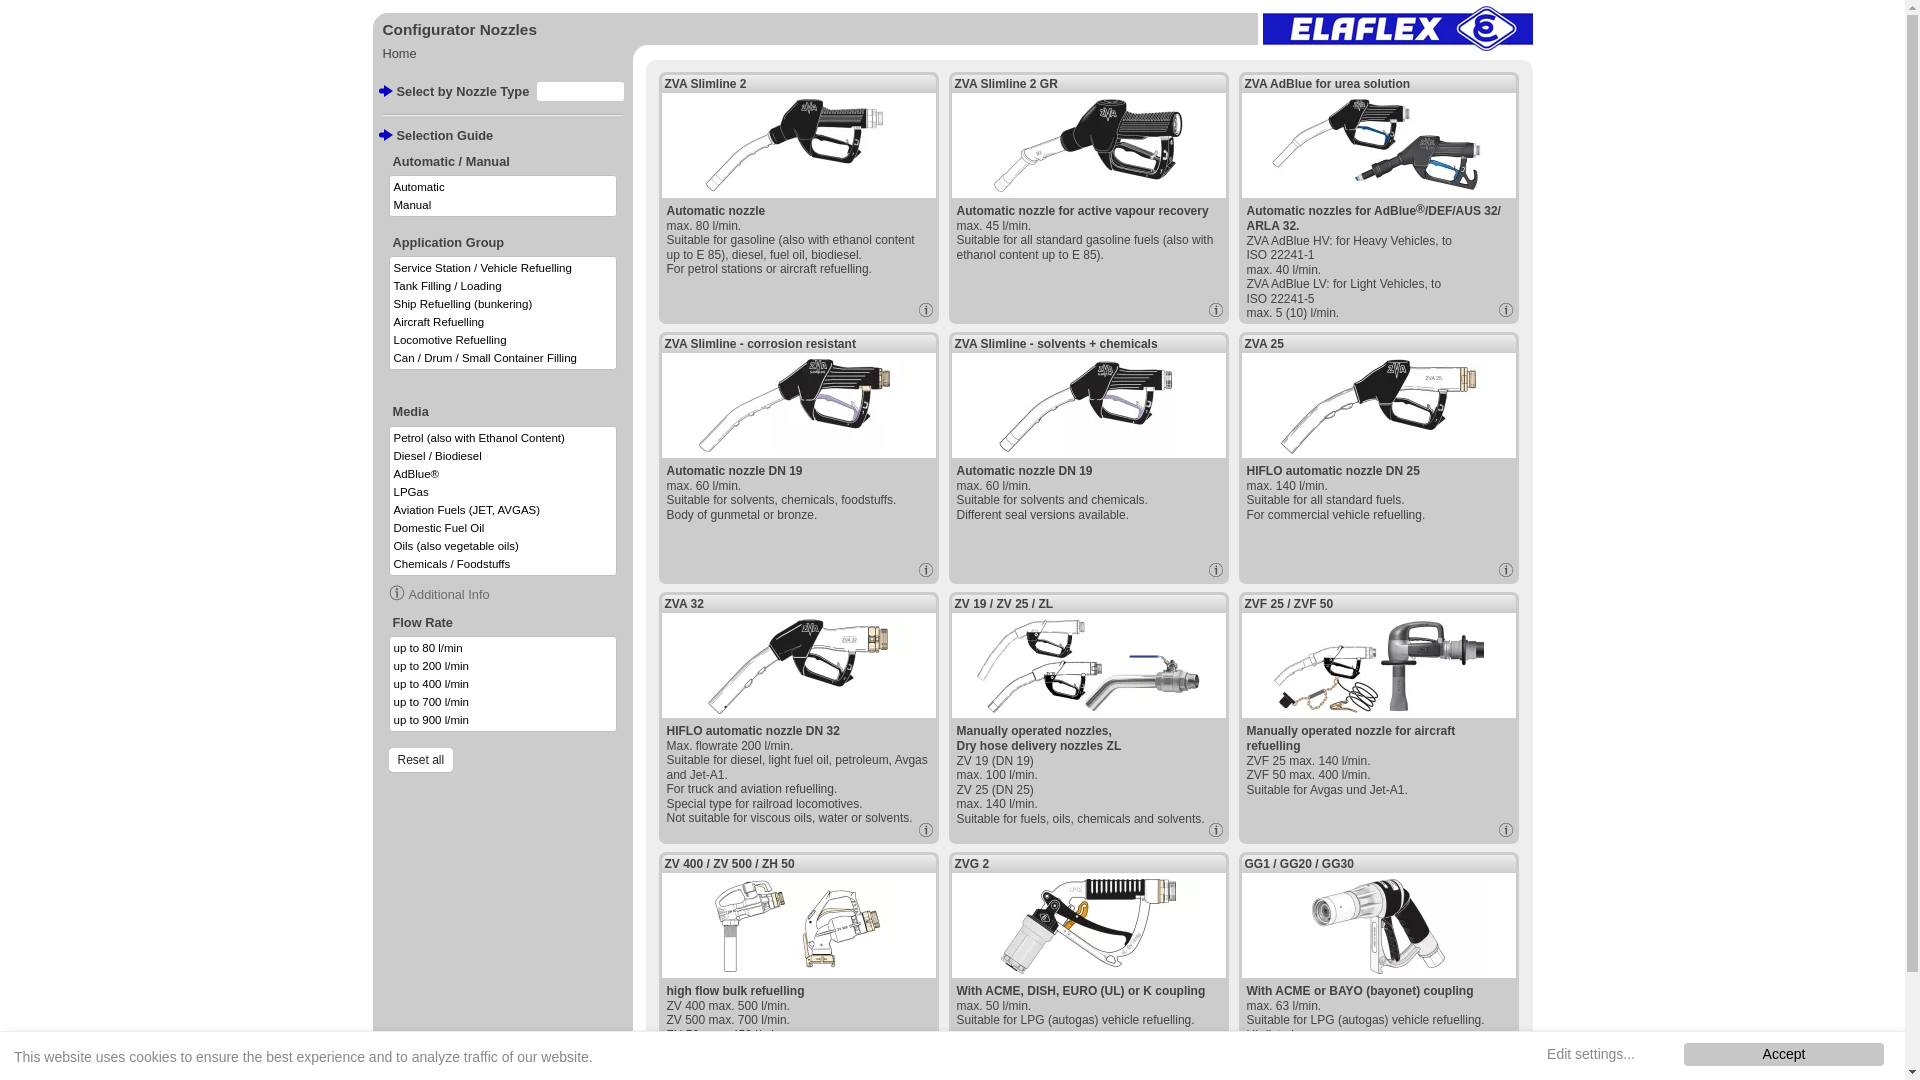 This screenshot has width=1920, height=1080. Describe the element at coordinates (503, 285) in the screenshot. I see `'Tank Filling / Loading'` at that location.